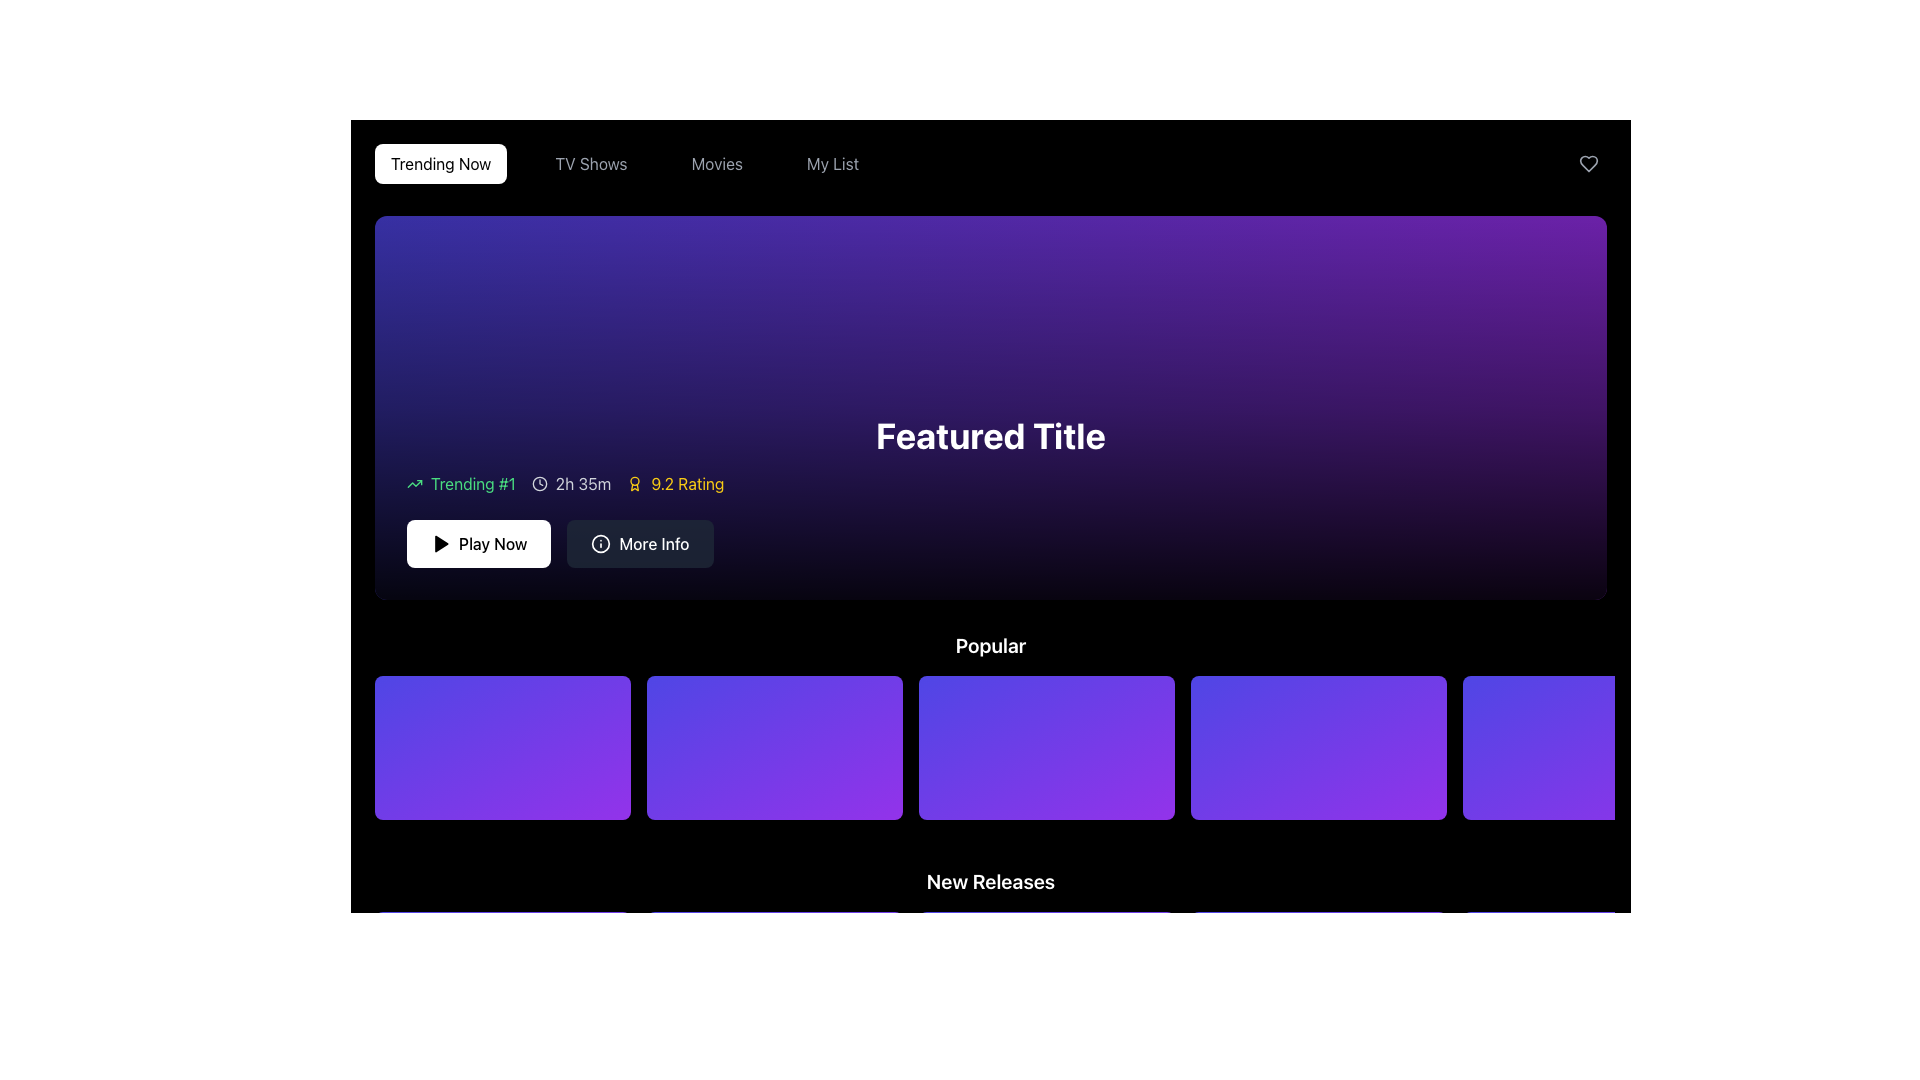 This screenshot has height=1080, width=1920. What do you see at coordinates (1587, 163) in the screenshot?
I see `the heart-shaped icon button located in the top-right corner of the interface, which changes color to red when hovered over` at bounding box center [1587, 163].